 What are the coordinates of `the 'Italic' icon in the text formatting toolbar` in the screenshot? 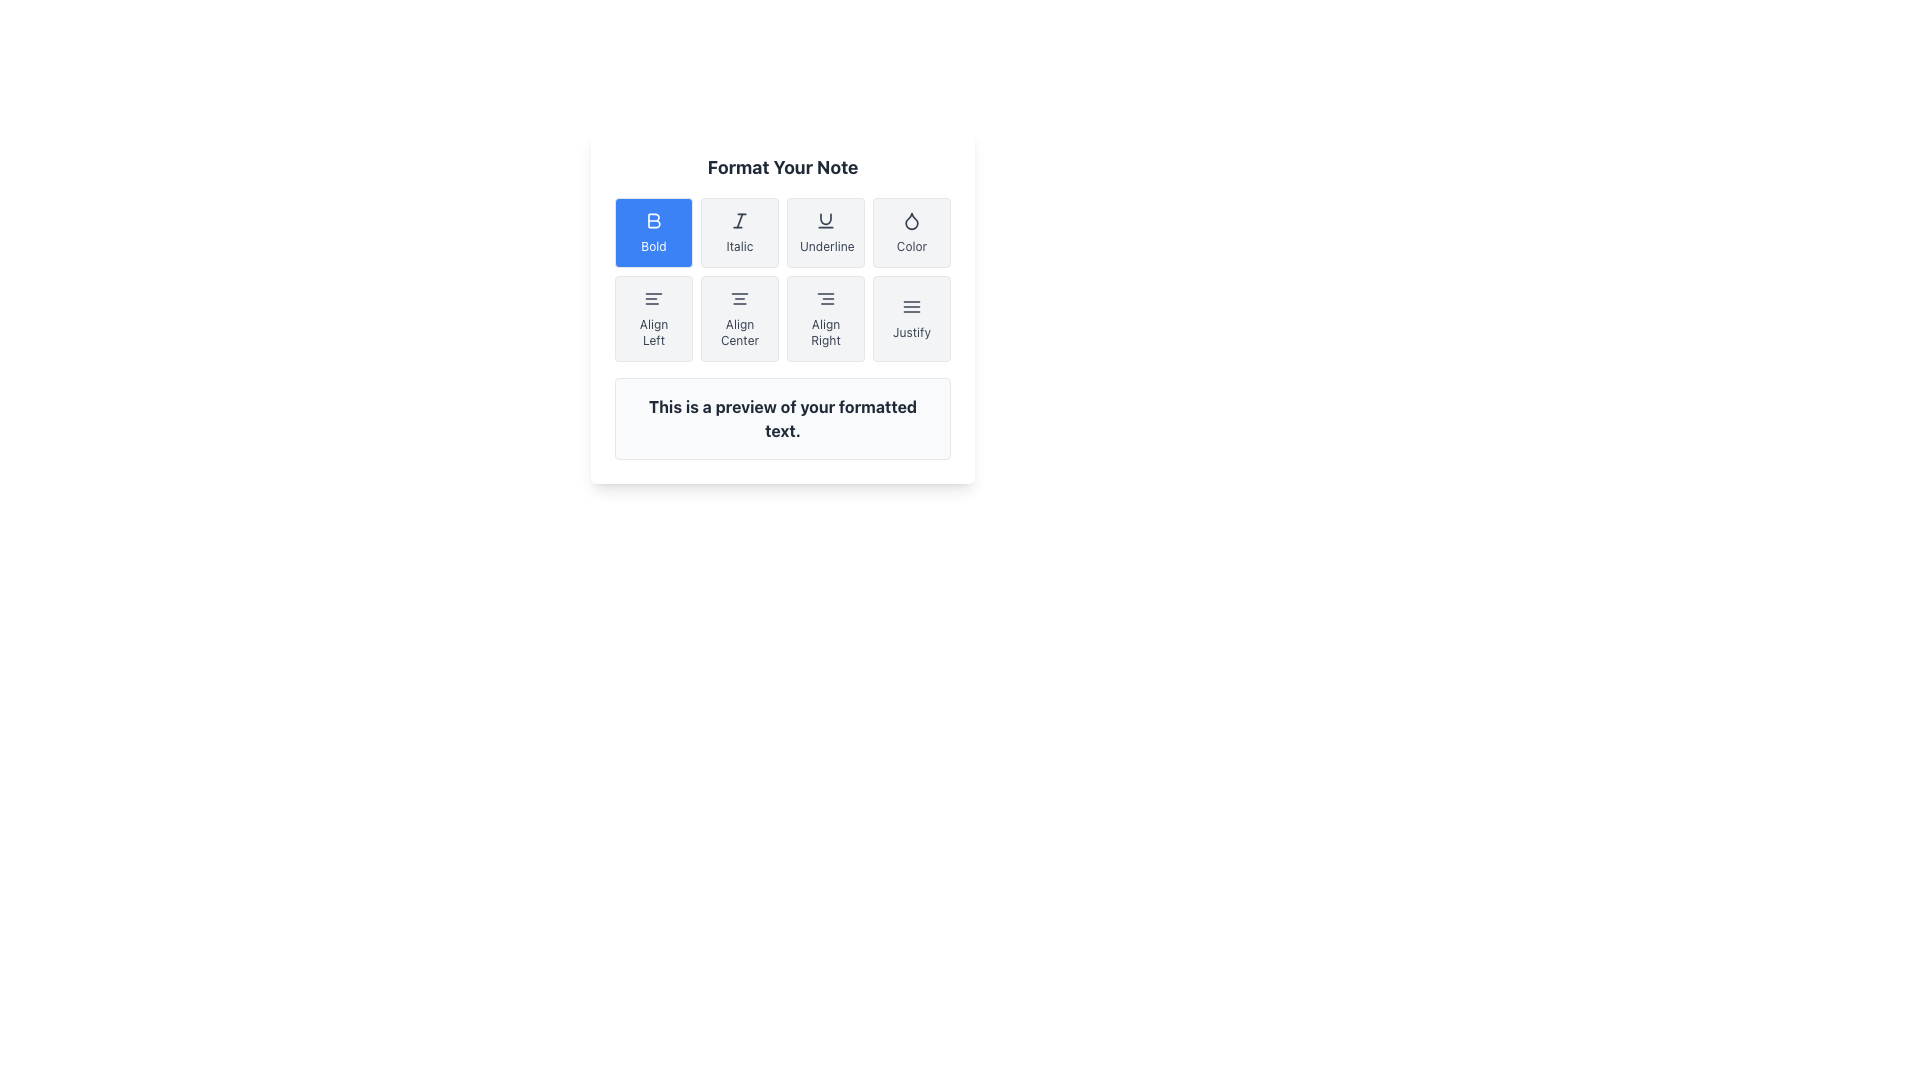 It's located at (738, 220).